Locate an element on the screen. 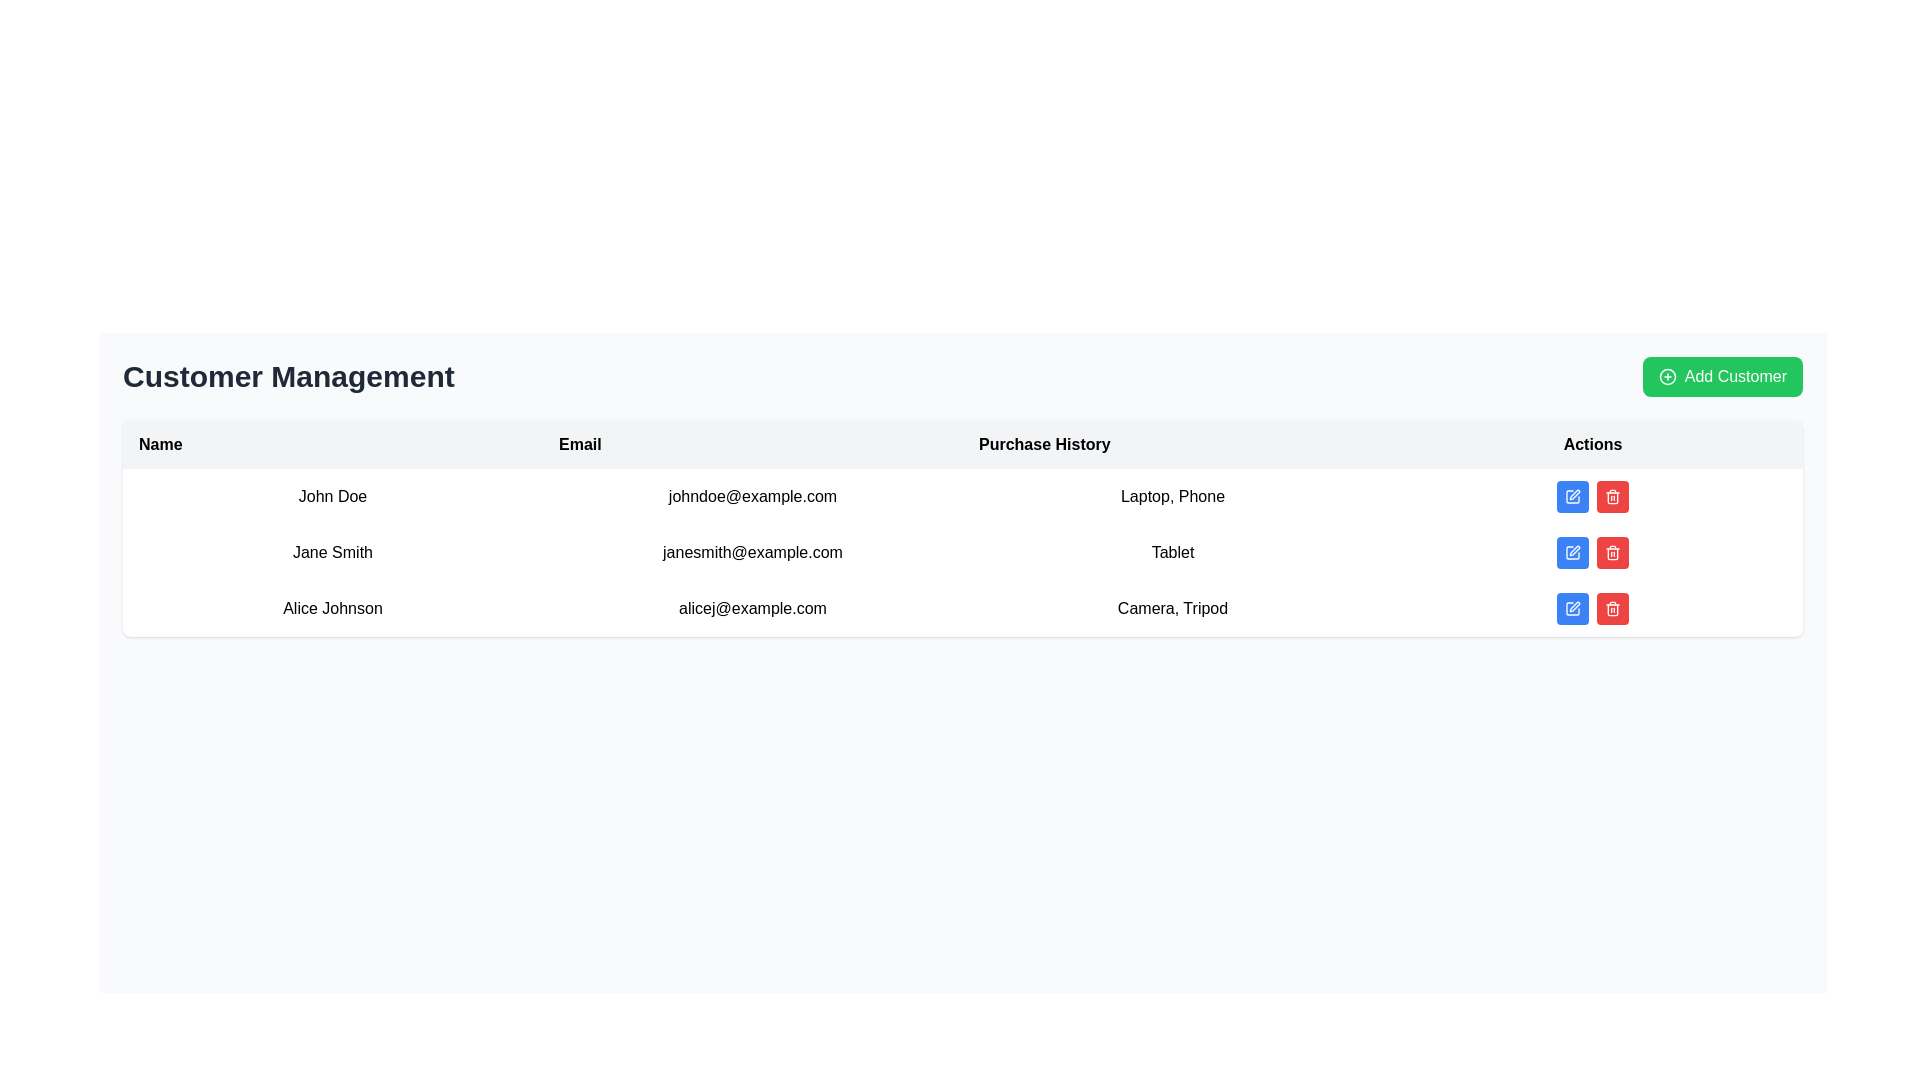 This screenshot has height=1080, width=1920. the edit button in the 'Actions' column for the third row of the table, which corresponds to the row following John Doe and Jane Smith is located at coordinates (1572, 608).